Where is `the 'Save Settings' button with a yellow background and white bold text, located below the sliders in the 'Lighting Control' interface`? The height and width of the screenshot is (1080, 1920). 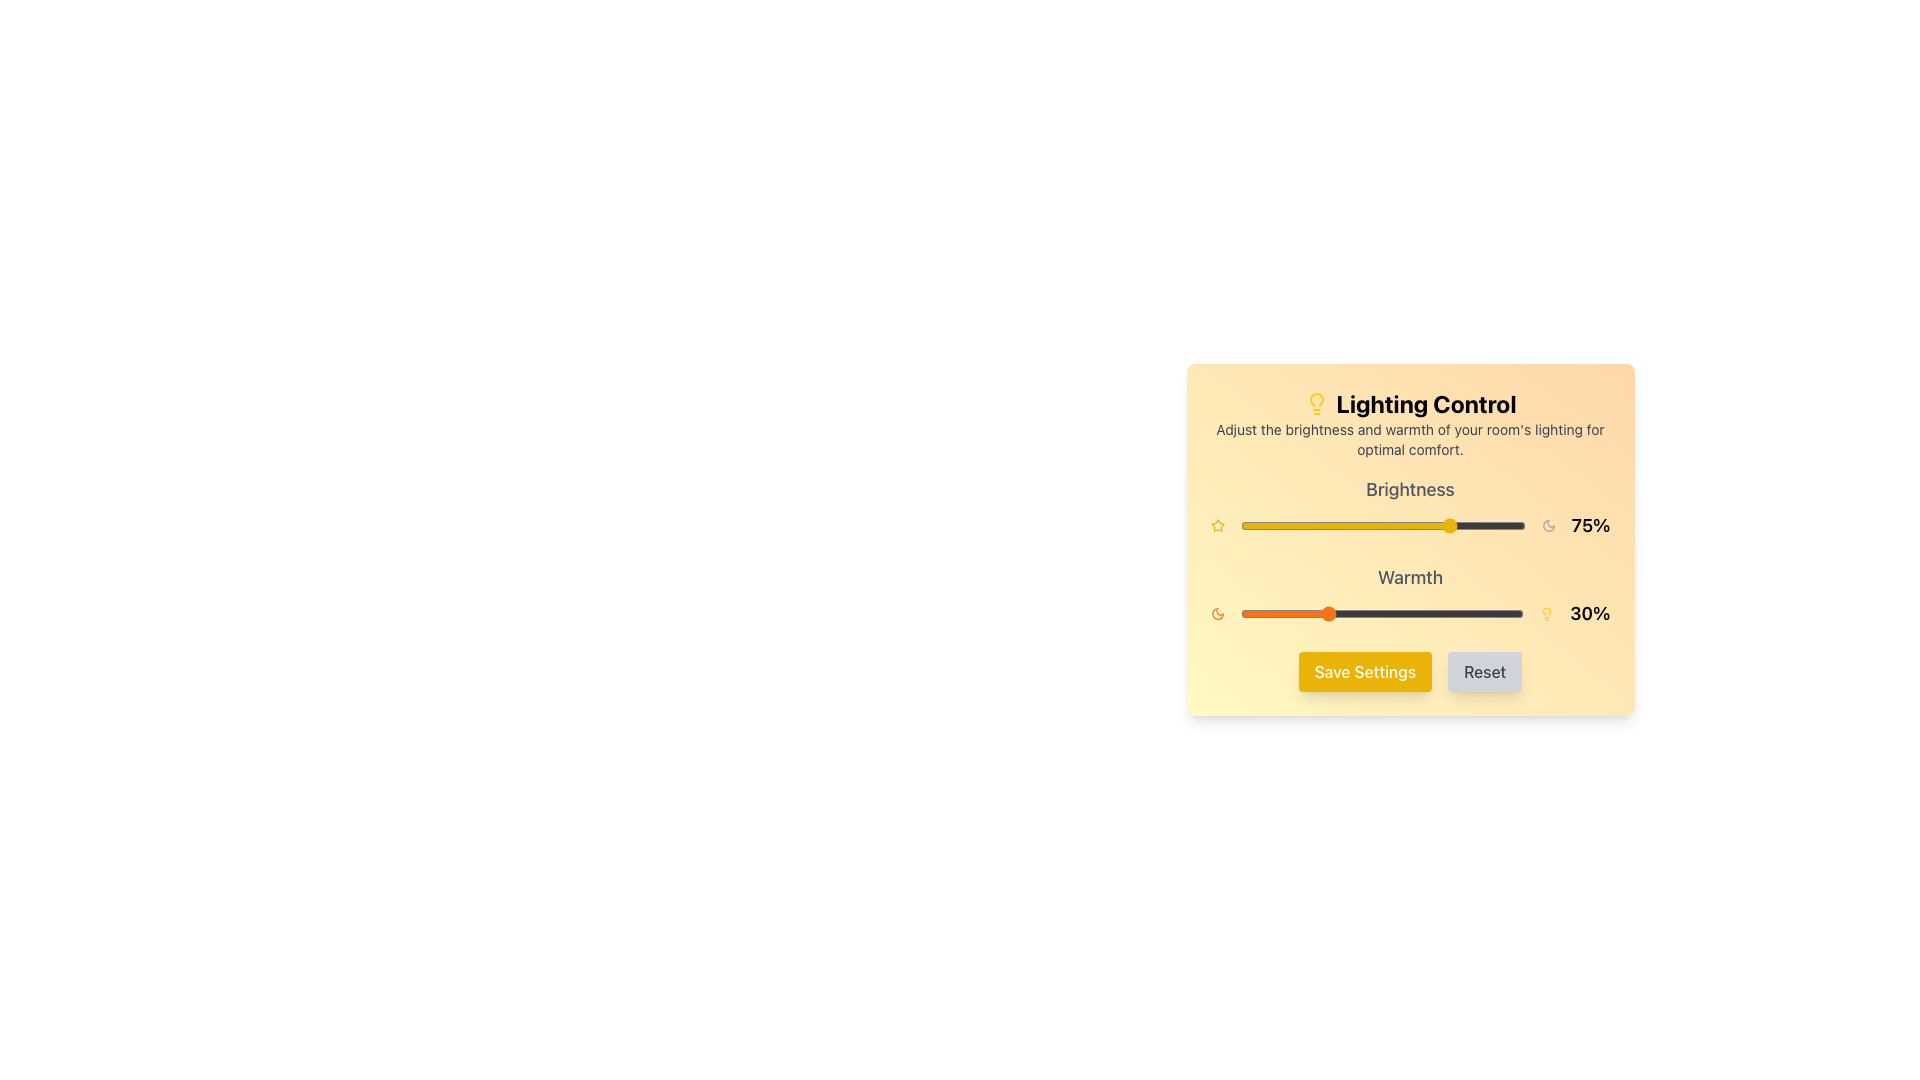 the 'Save Settings' button with a yellow background and white bold text, located below the sliders in the 'Lighting Control' interface is located at coordinates (1409, 671).